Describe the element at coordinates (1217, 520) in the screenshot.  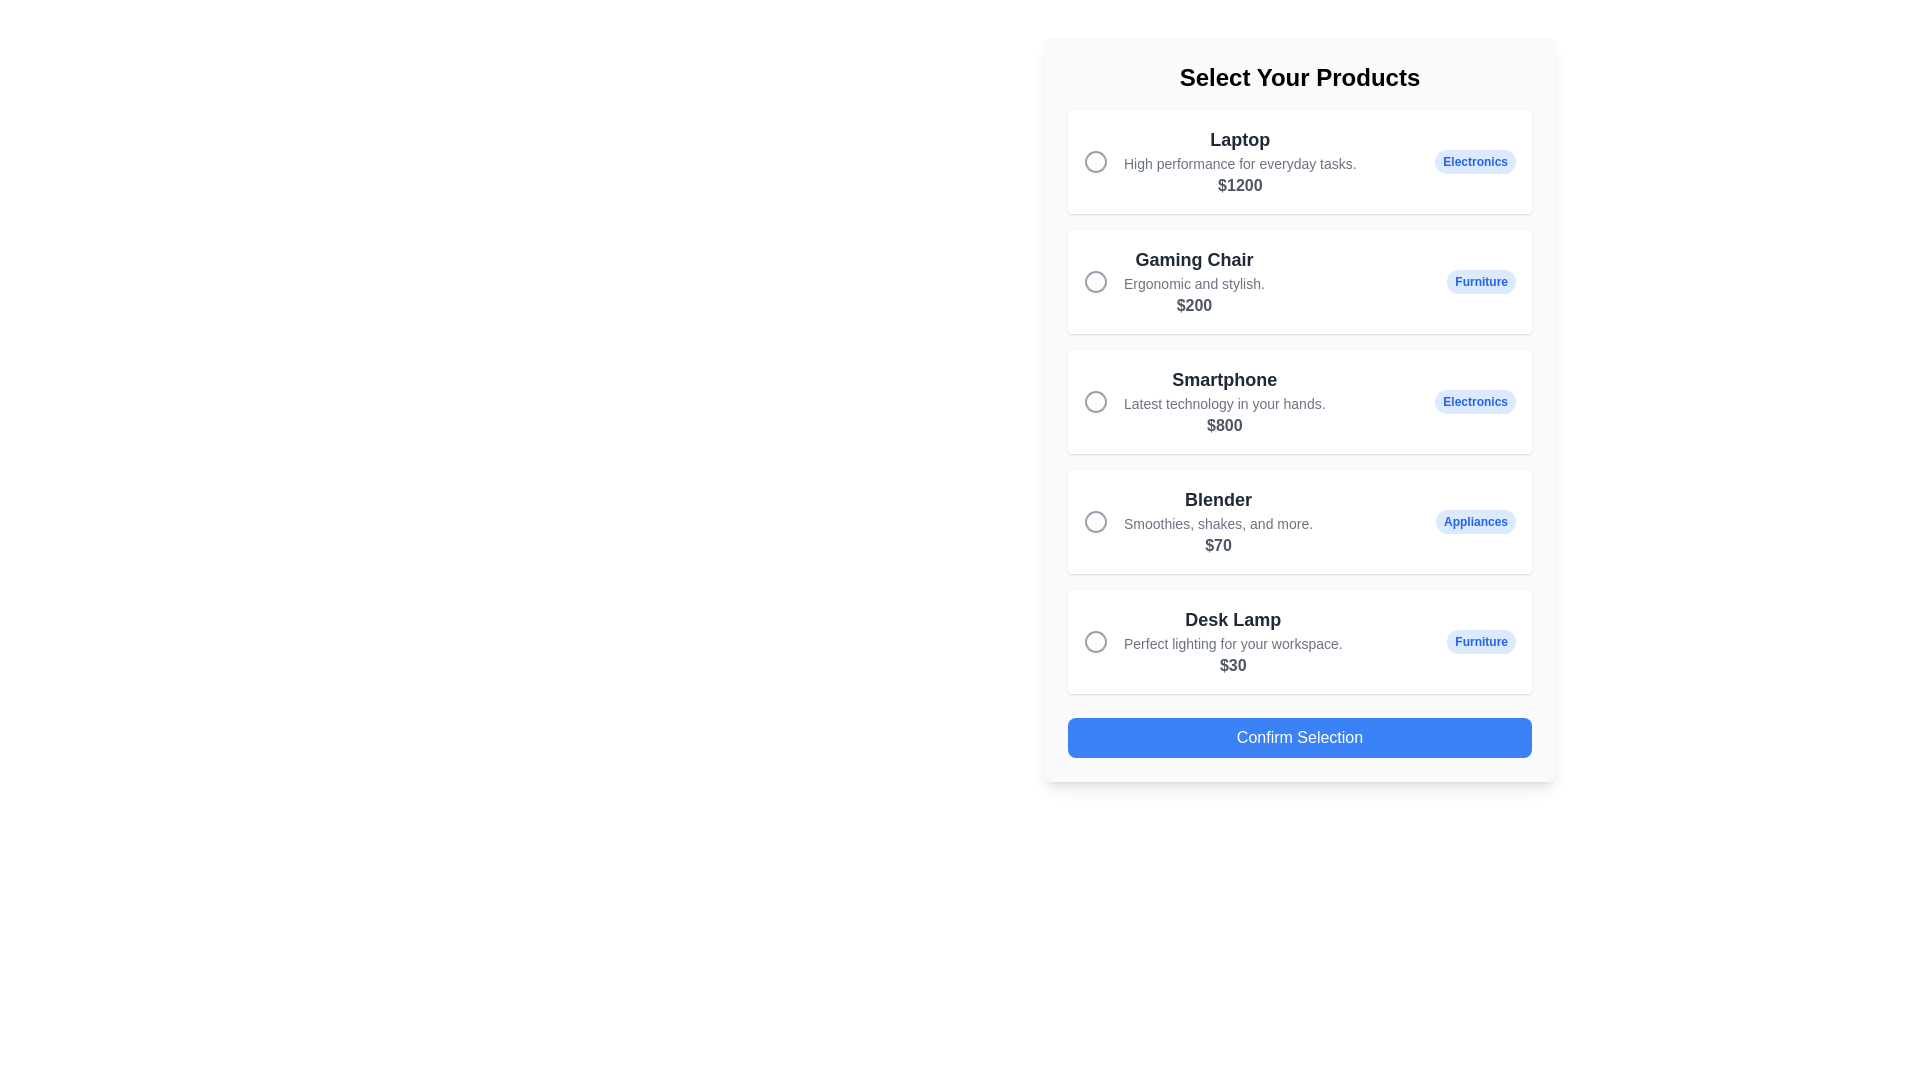
I see `the informational display element titled 'Blender', which includes the header, subtext, and price, located in the fourth position of the selection list` at that location.